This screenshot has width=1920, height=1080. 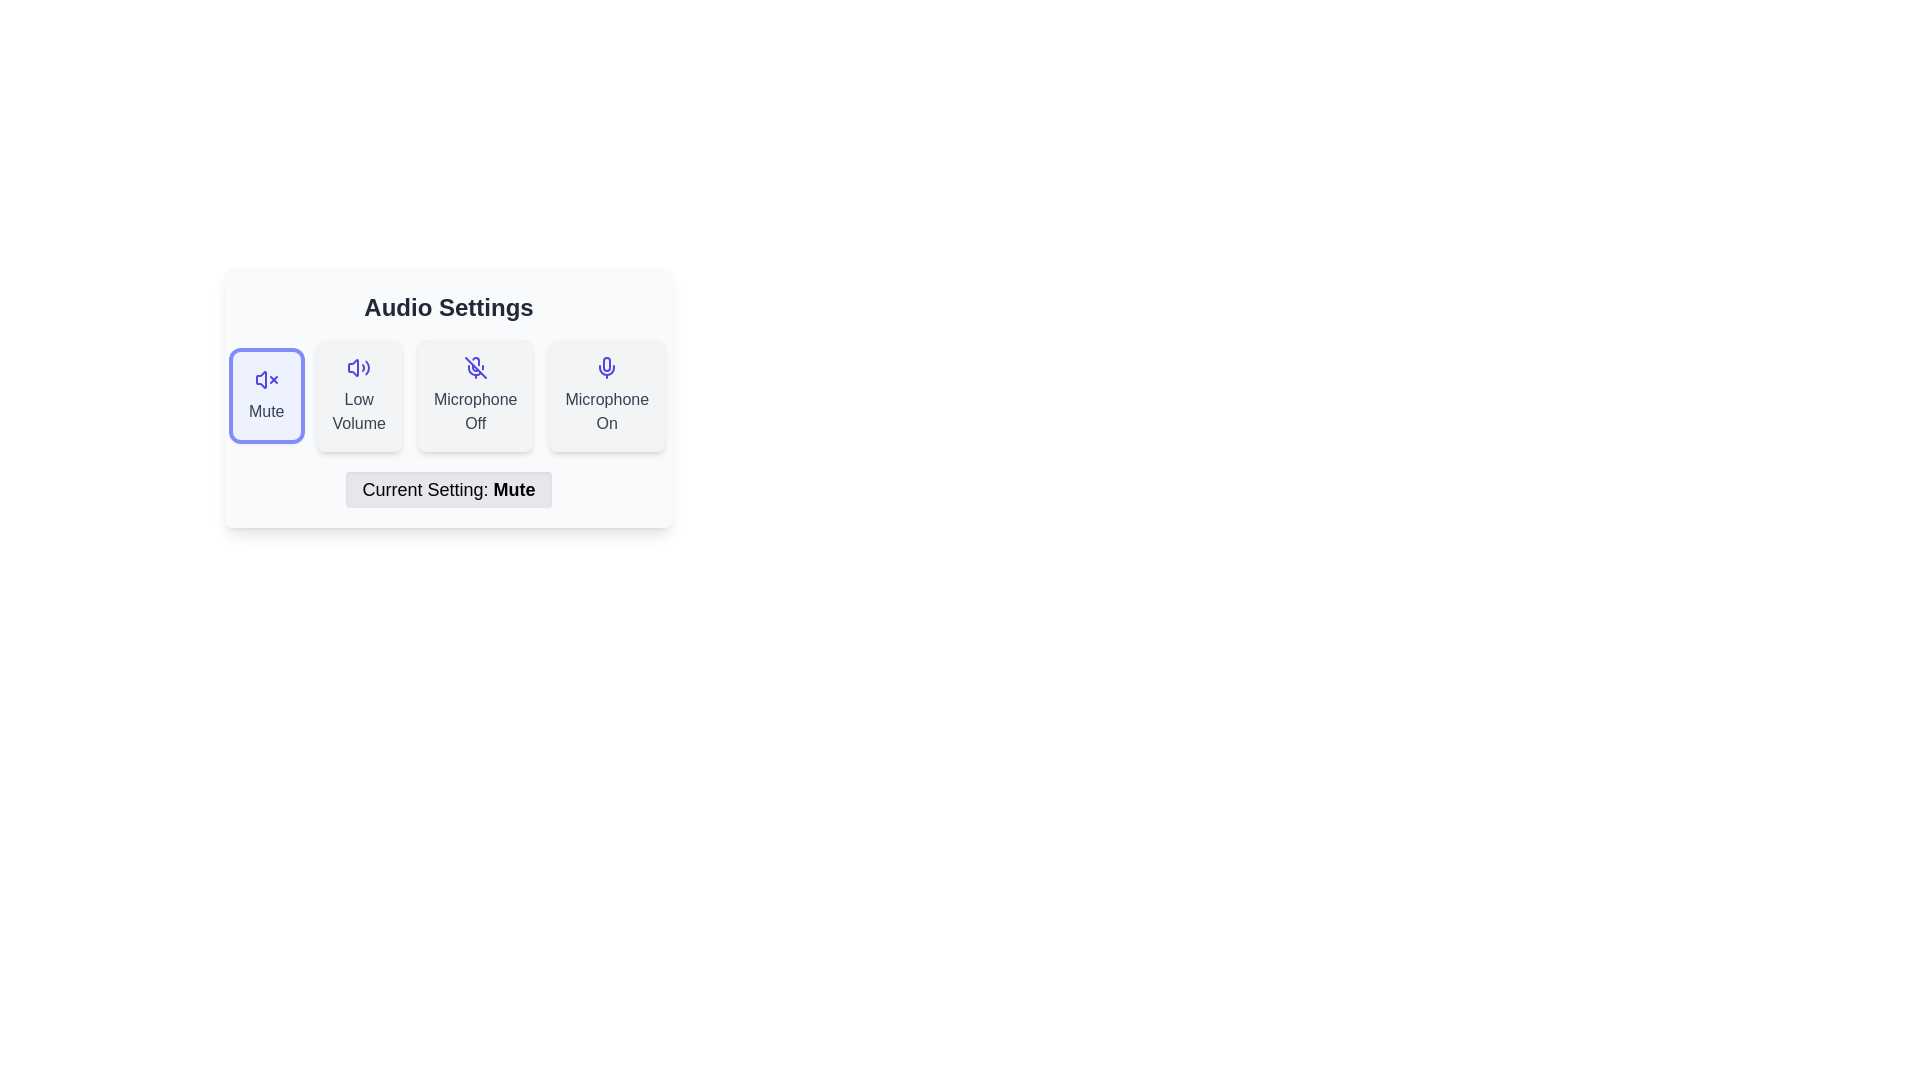 I want to click on the microphone toggle button, which is represented by a struck-through microphone icon, so click(x=474, y=396).